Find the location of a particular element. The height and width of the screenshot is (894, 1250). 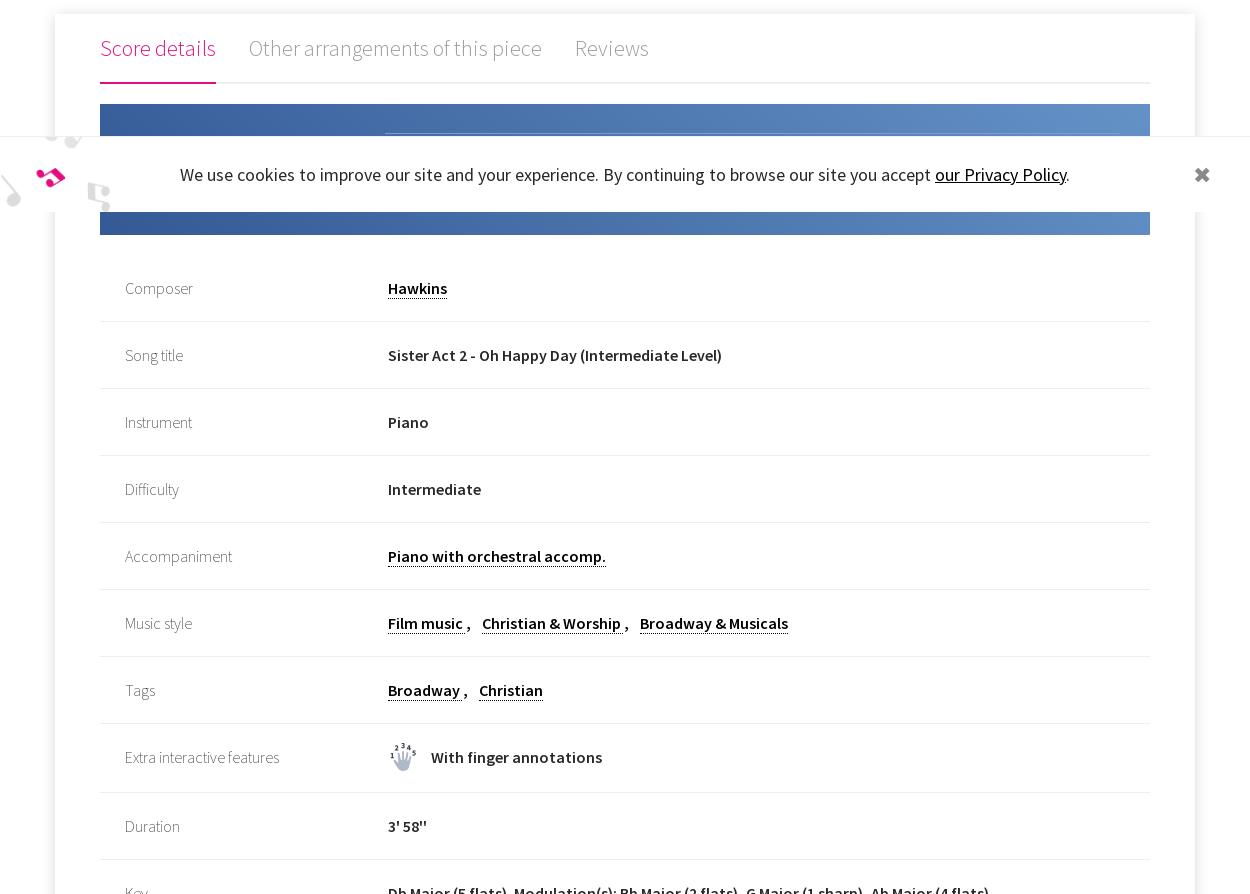

'Composer' is located at coordinates (159, 286).